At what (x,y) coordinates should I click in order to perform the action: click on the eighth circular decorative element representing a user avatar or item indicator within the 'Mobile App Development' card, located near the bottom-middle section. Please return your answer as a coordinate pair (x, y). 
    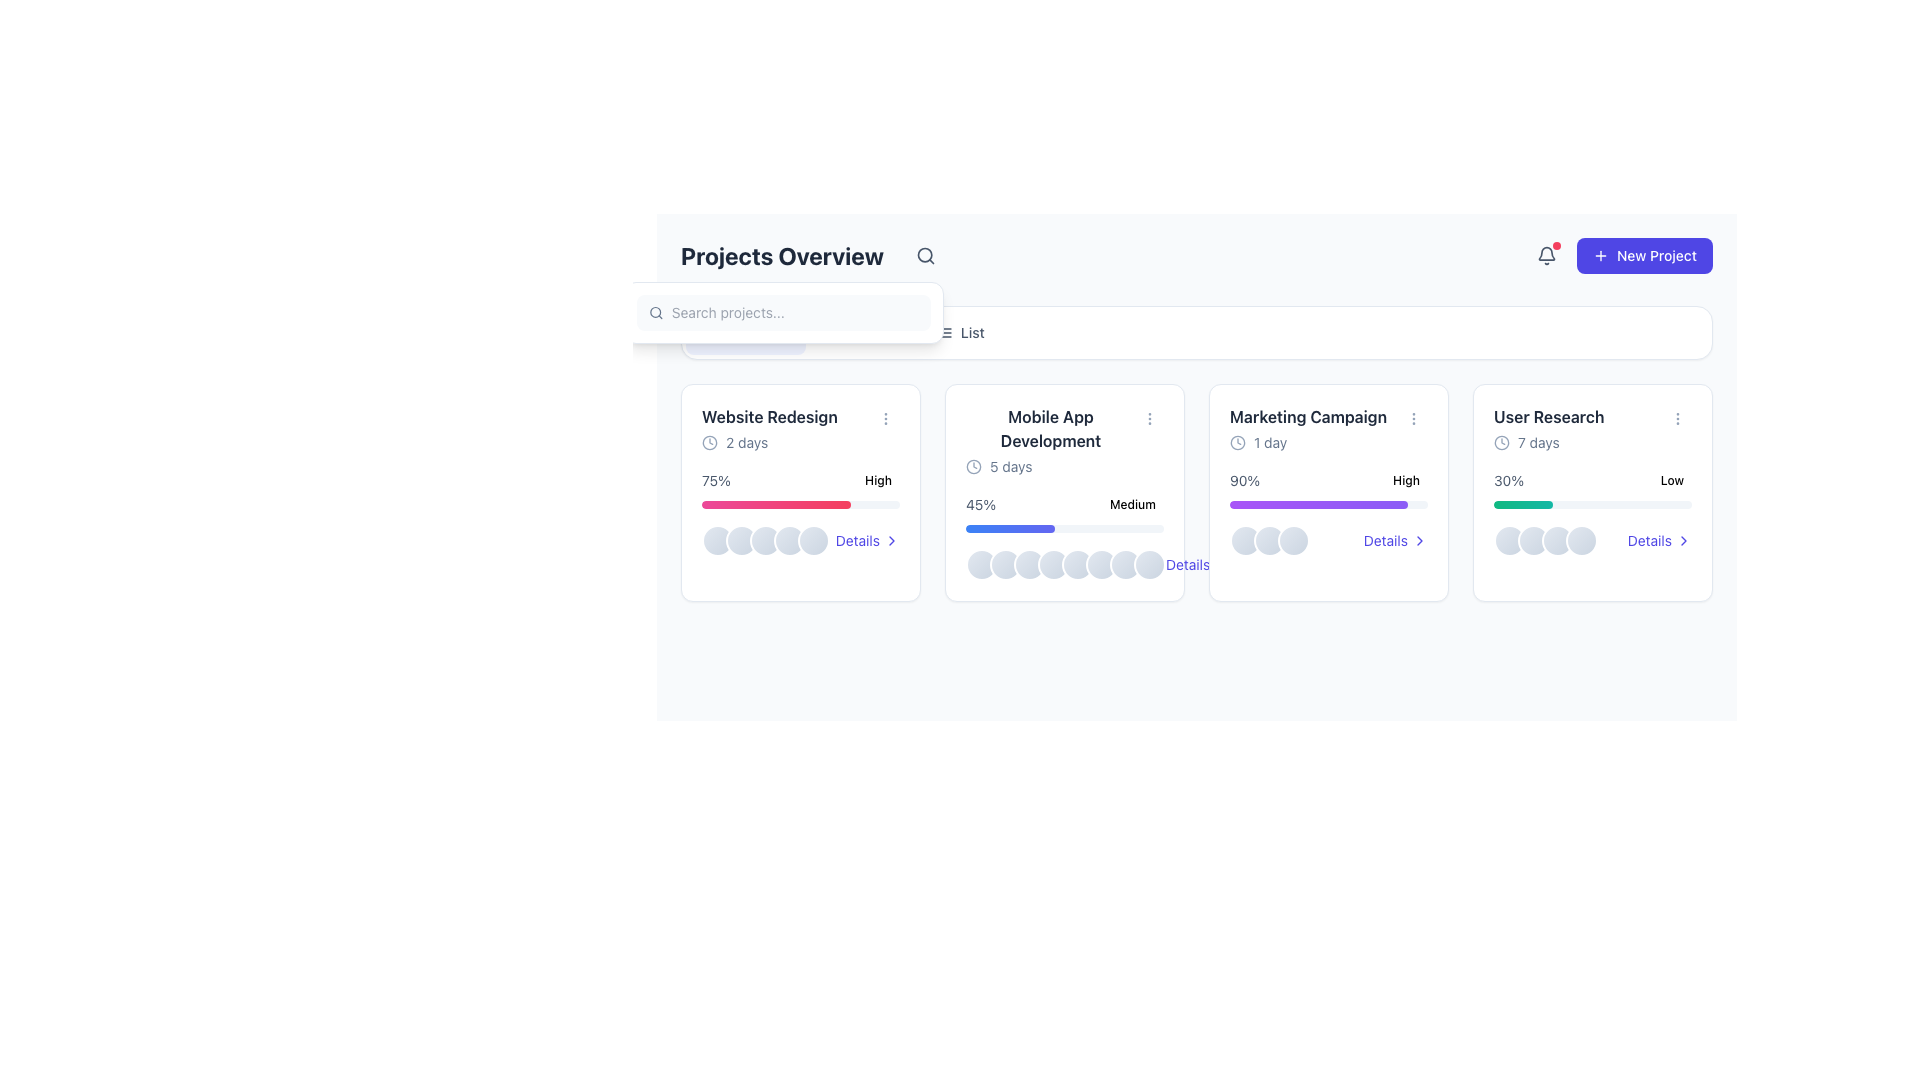
    Looking at the image, I should click on (1150, 564).